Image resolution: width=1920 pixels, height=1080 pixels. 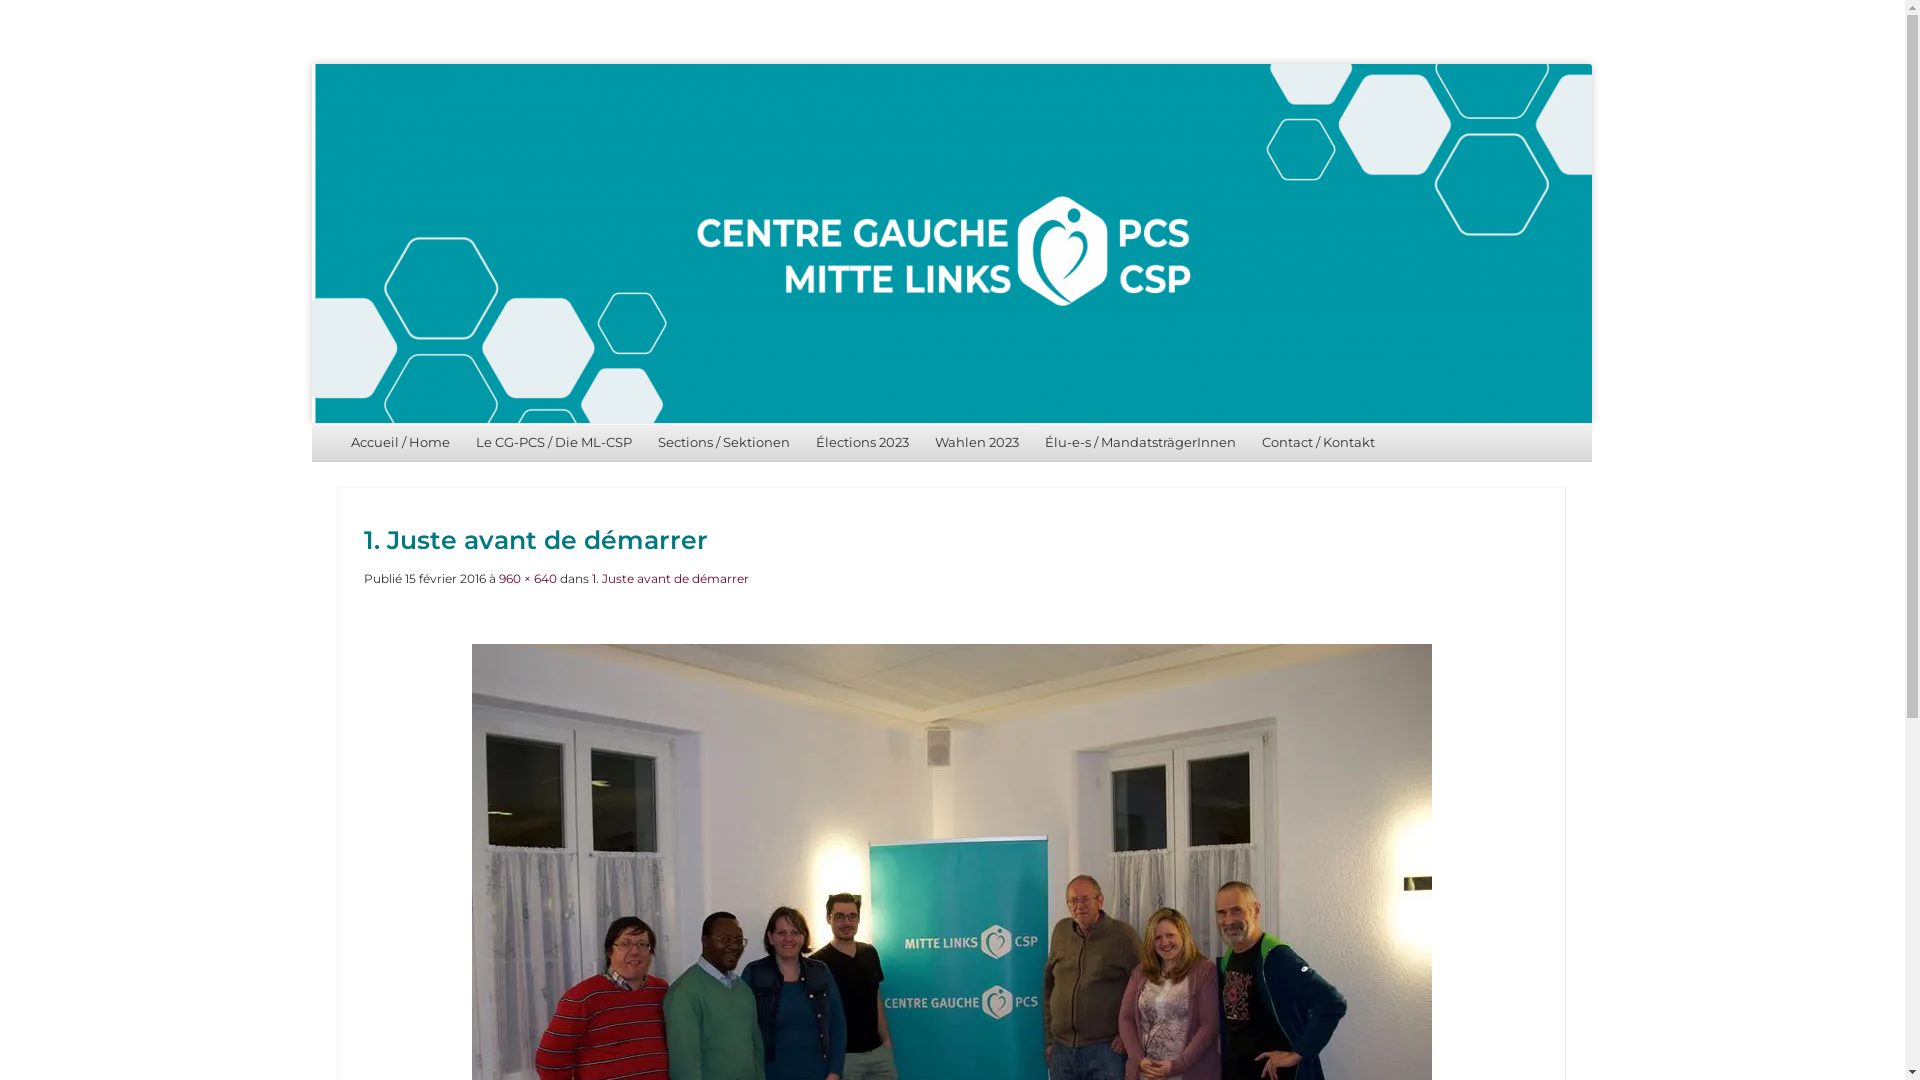 I want to click on 'Contact / Kontakt', so click(x=1318, y=441).